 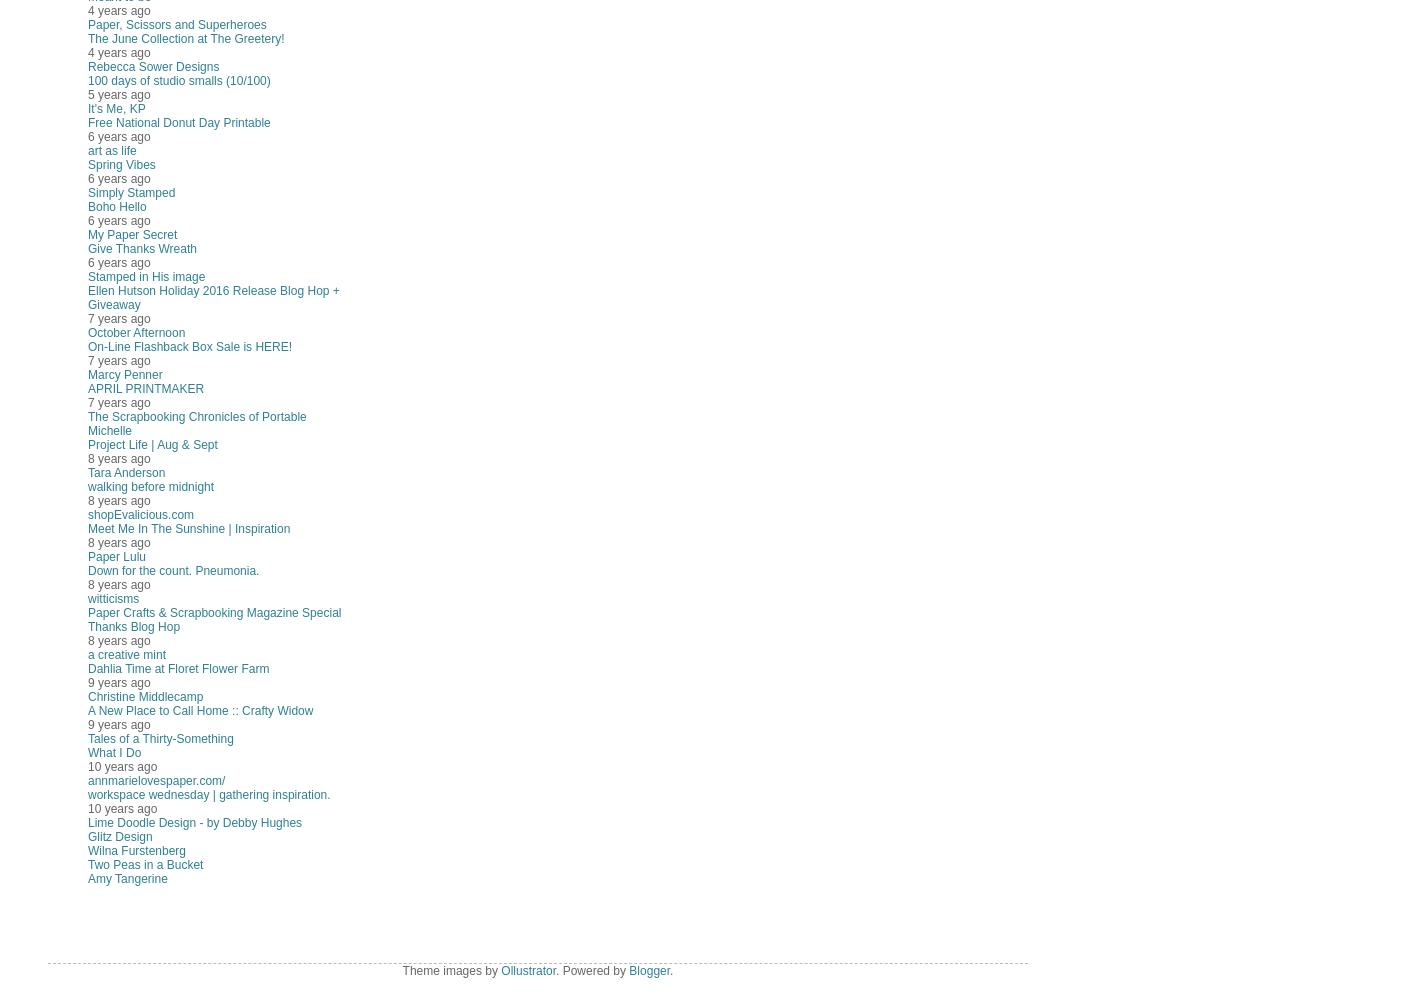 I want to click on 'Give Thanks Wreath', so click(x=141, y=249).